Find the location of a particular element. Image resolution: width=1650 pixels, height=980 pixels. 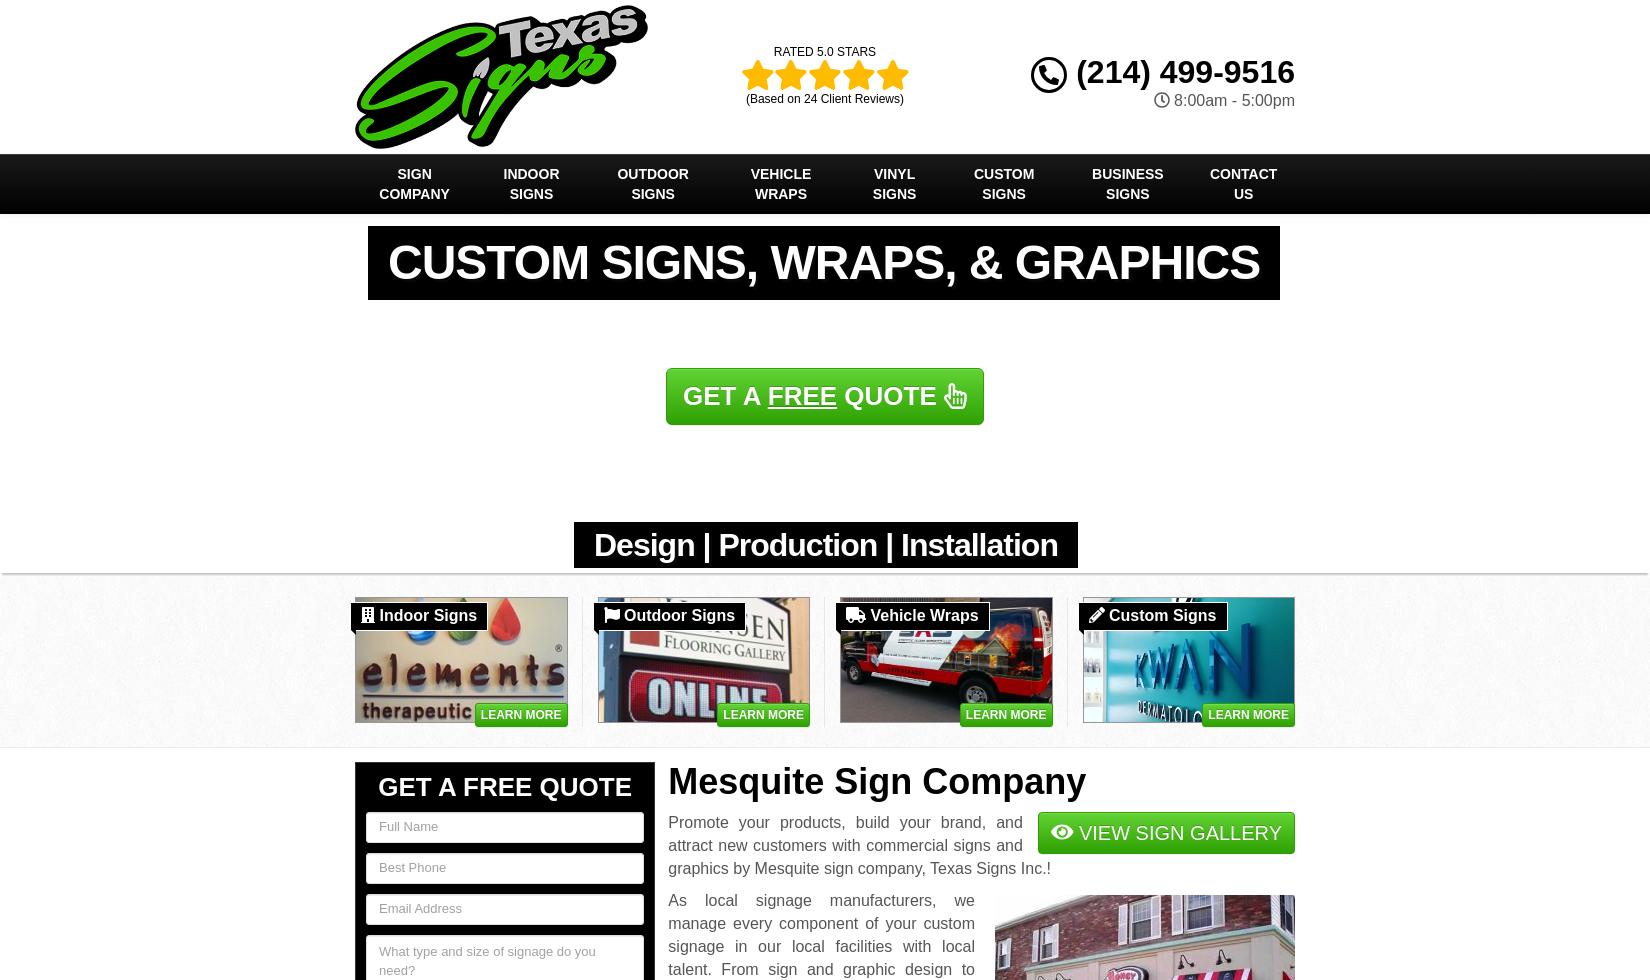

'RATED 5.0 STARS' is located at coordinates (823, 52).